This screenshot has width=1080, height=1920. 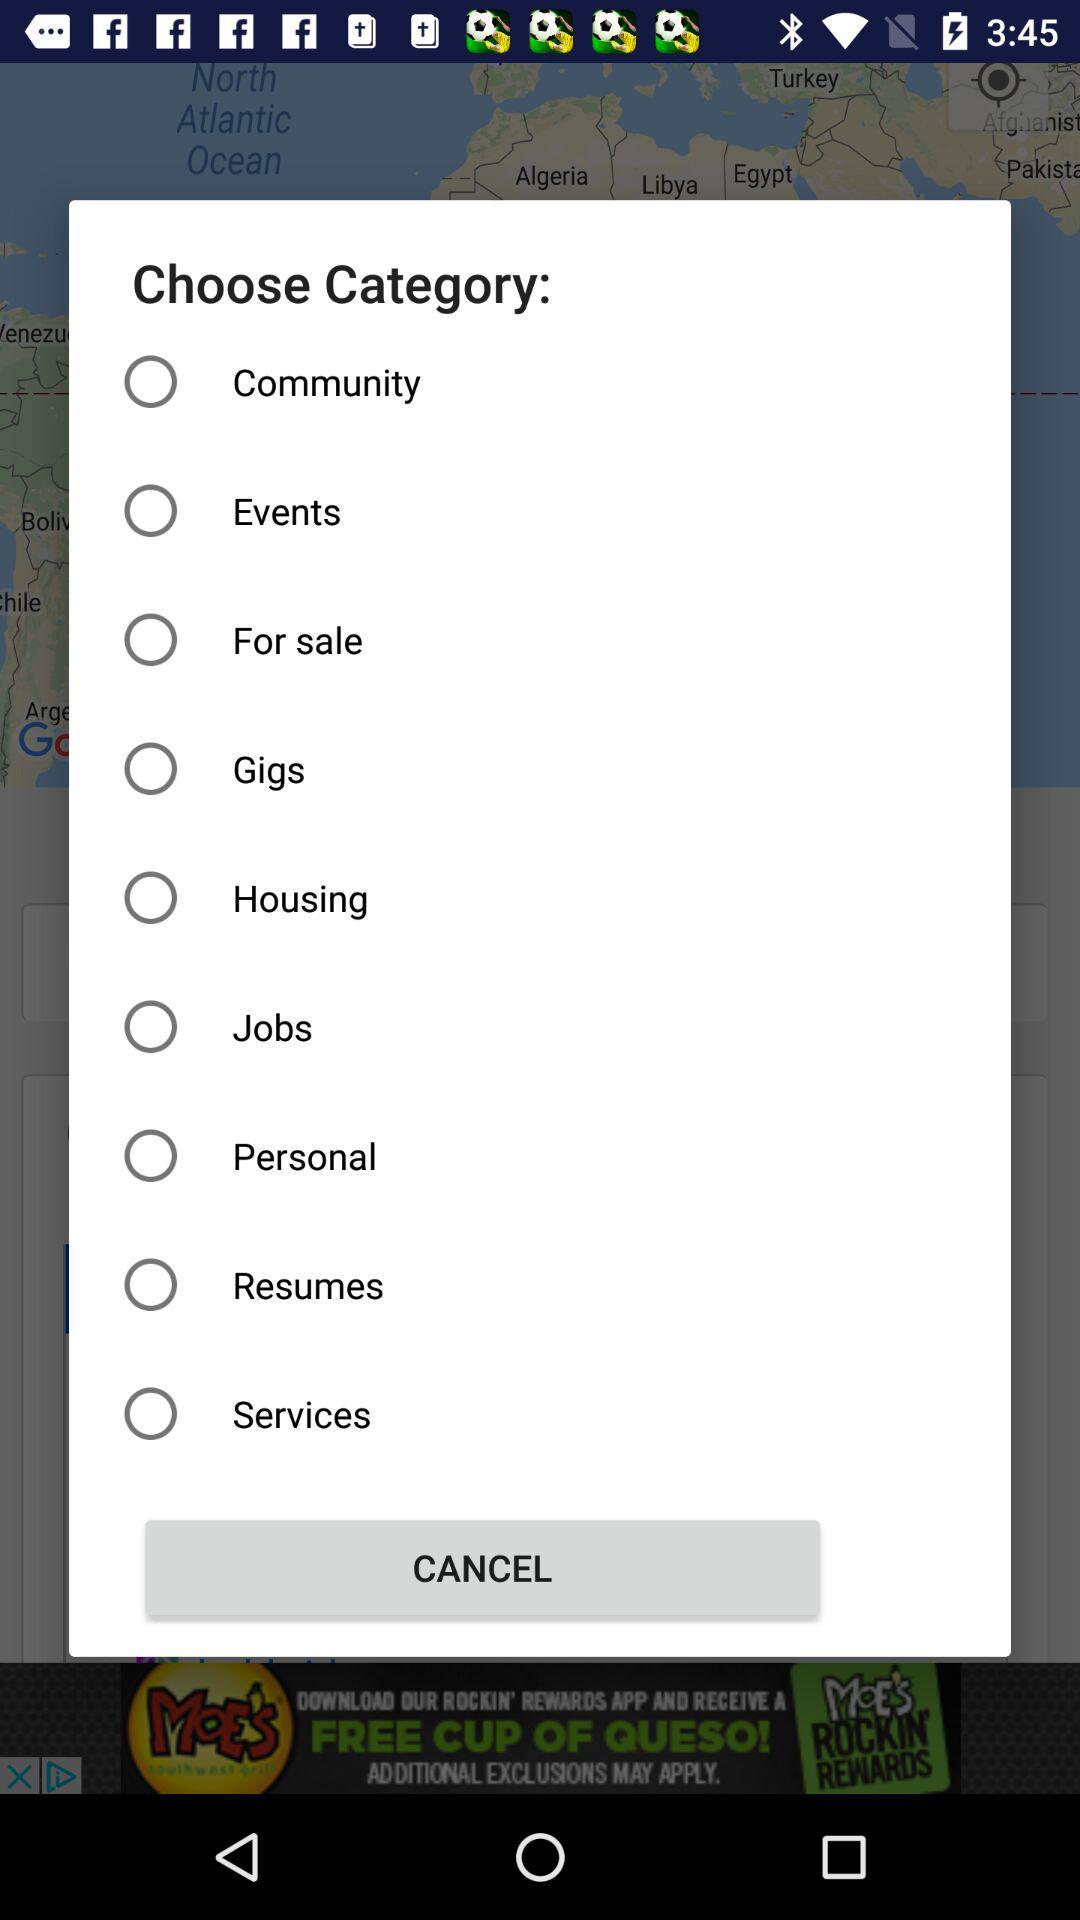 I want to click on the icon below services, so click(x=482, y=1566).